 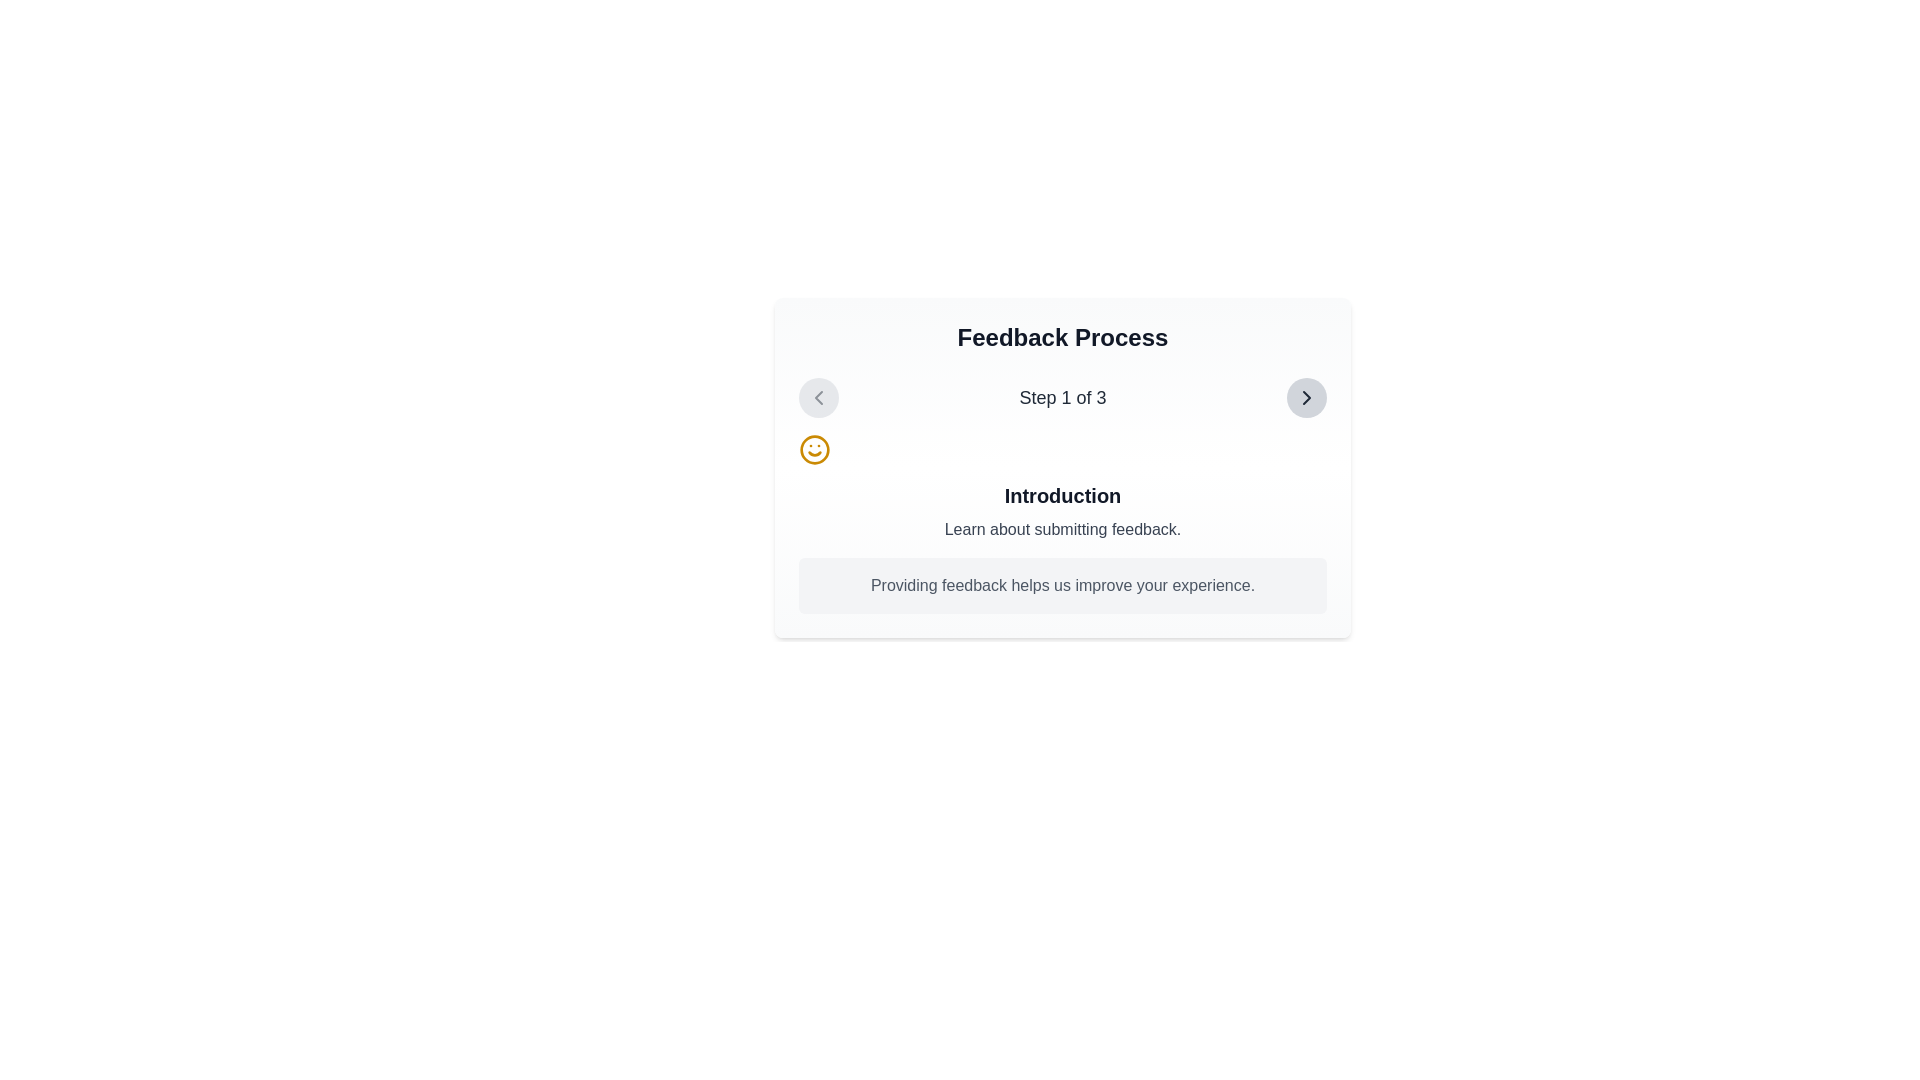 I want to click on the forward navigation button located at the right side of the card, next to 'Step 1 of 3', to proceed to the next step, so click(x=1306, y=397).